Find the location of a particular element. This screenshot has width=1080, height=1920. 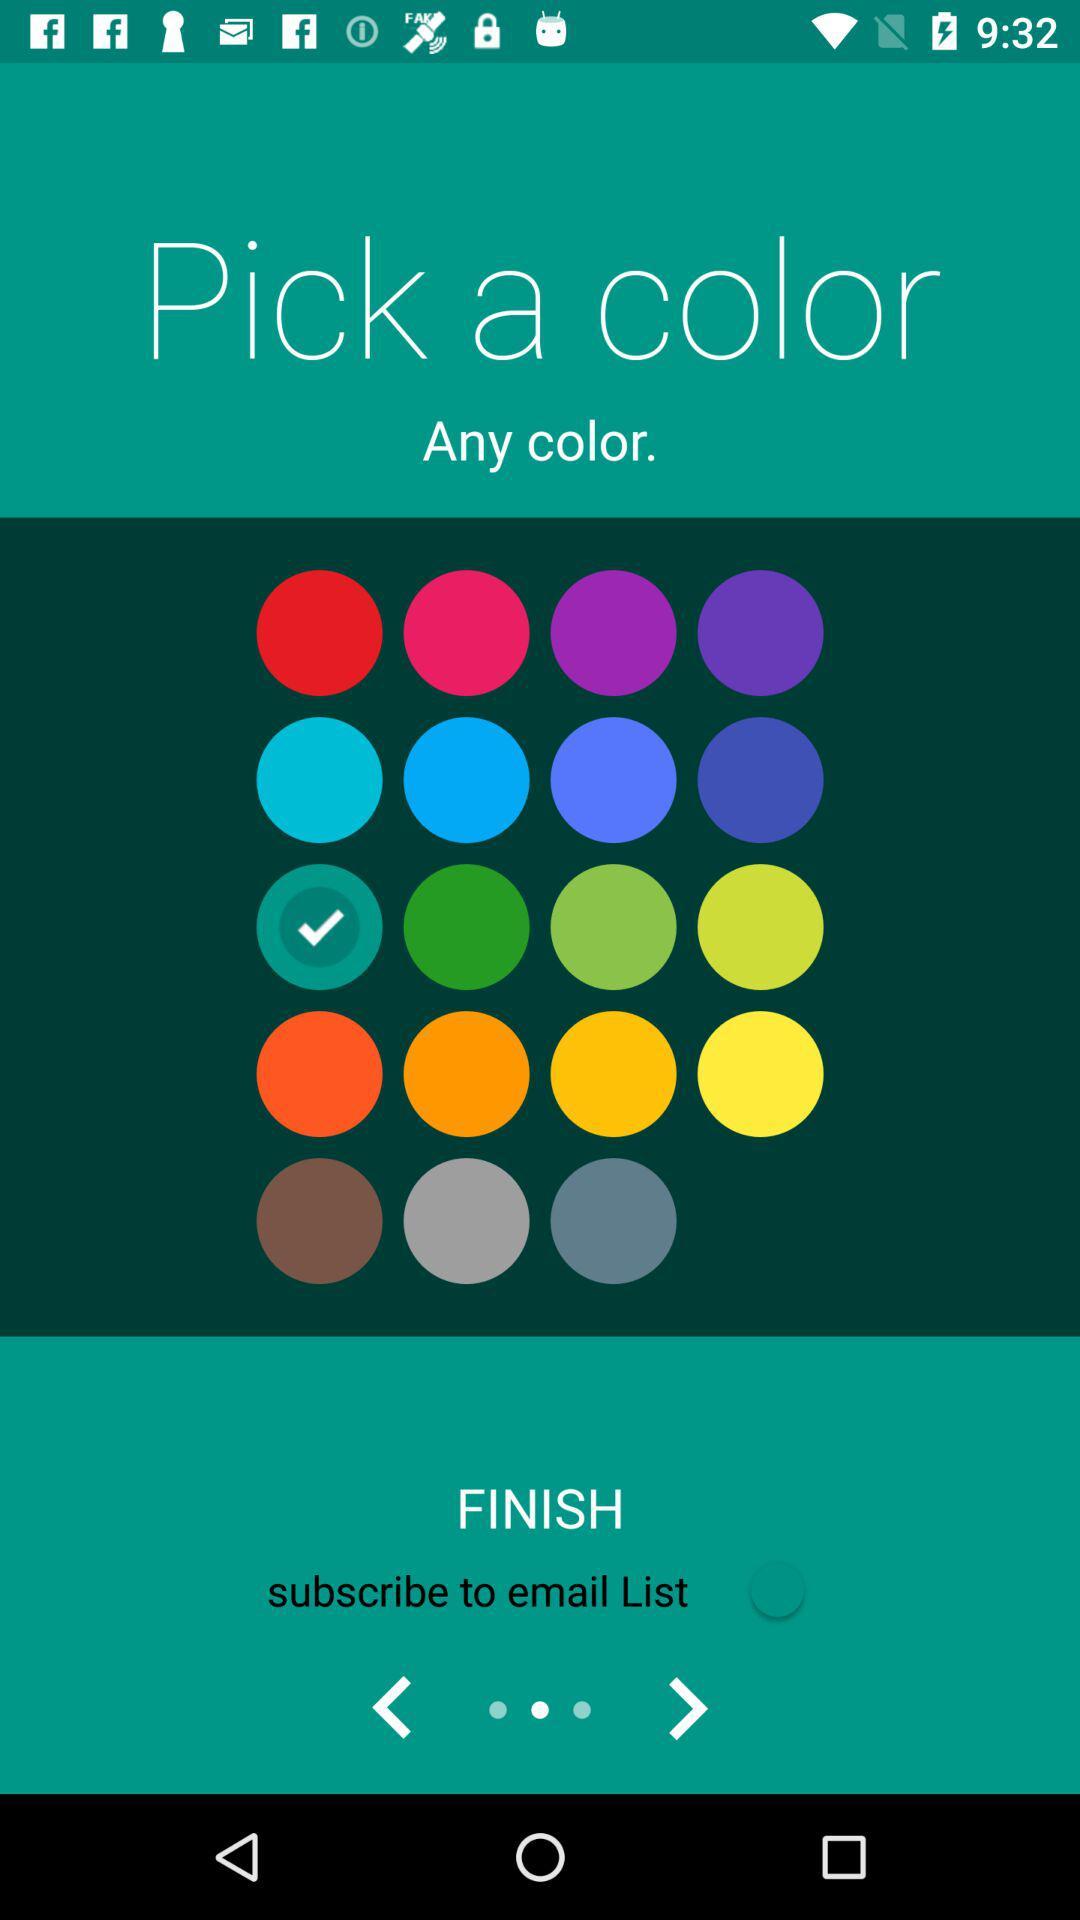

the item below the subscribe to email icon is located at coordinates (393, 1708).